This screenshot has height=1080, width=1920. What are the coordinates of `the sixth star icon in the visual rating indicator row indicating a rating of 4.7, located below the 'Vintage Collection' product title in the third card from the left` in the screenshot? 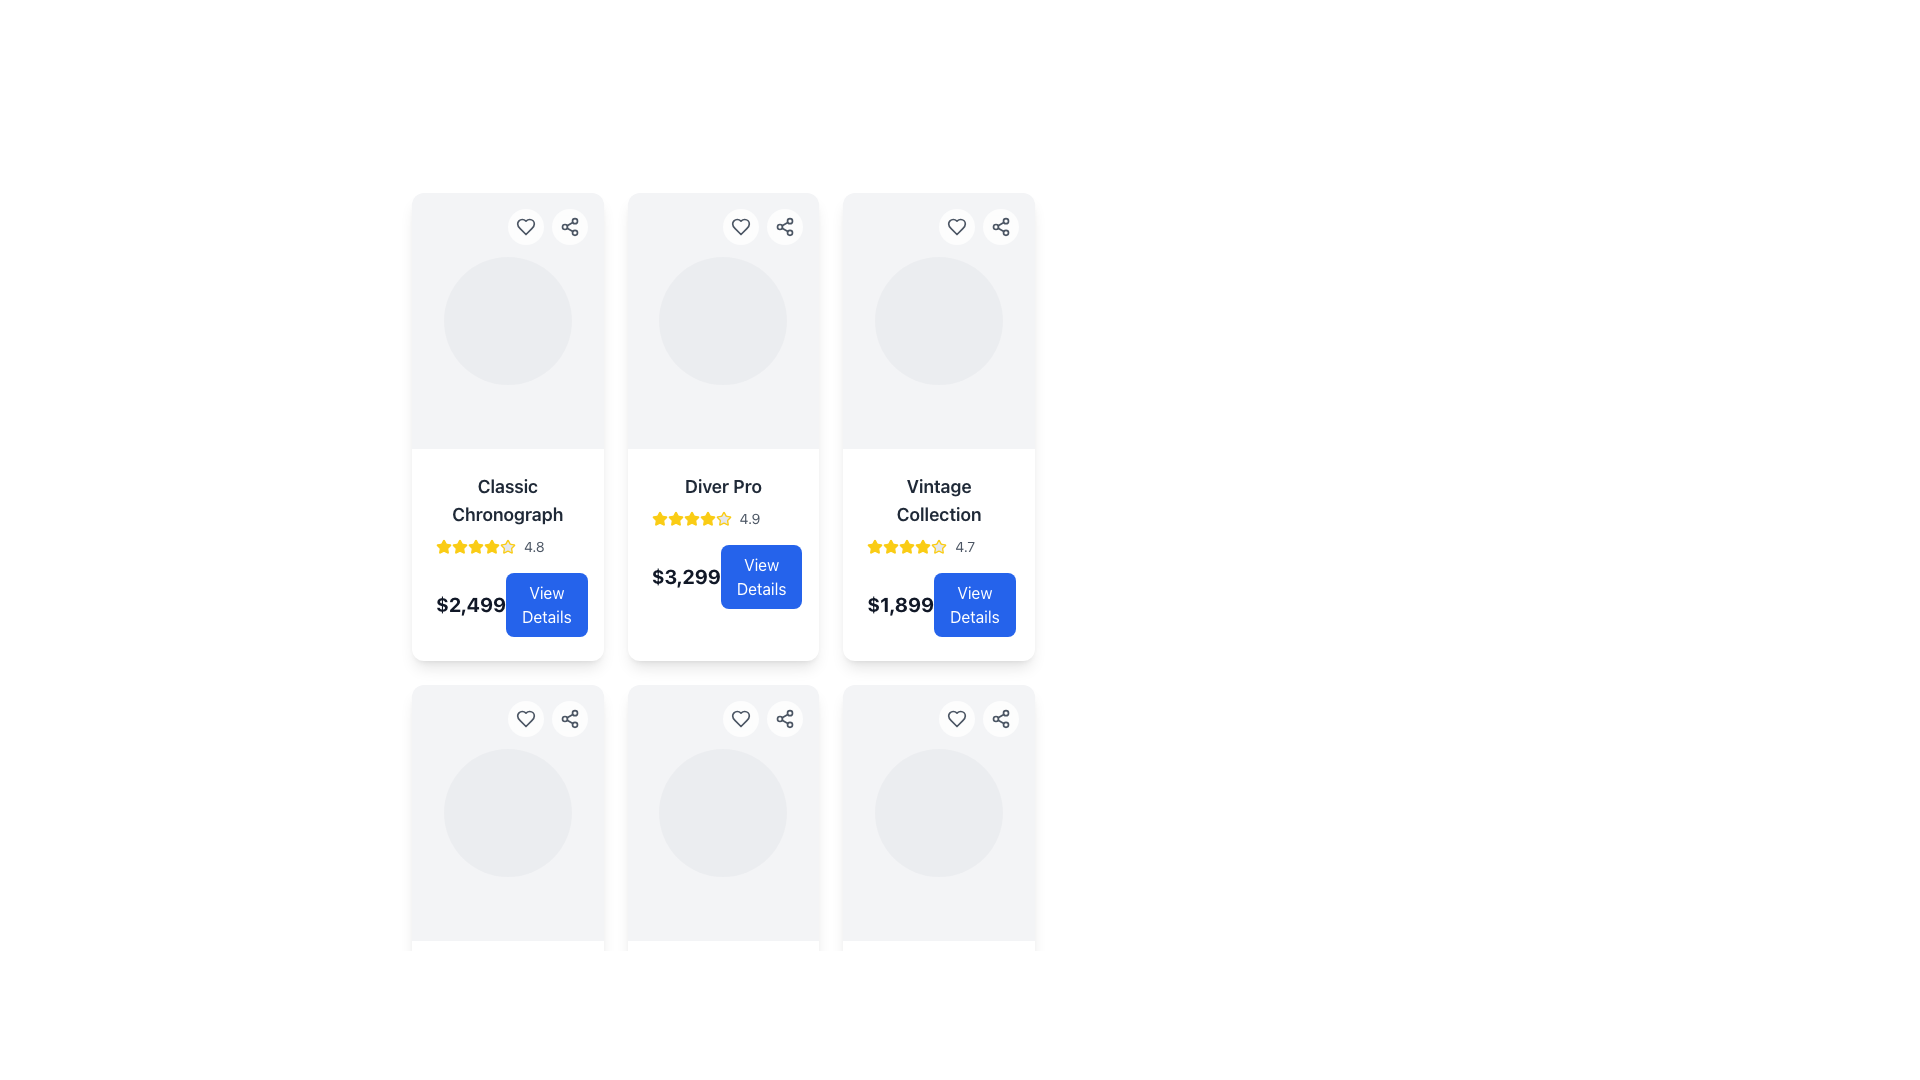 It's located at (938, 547).